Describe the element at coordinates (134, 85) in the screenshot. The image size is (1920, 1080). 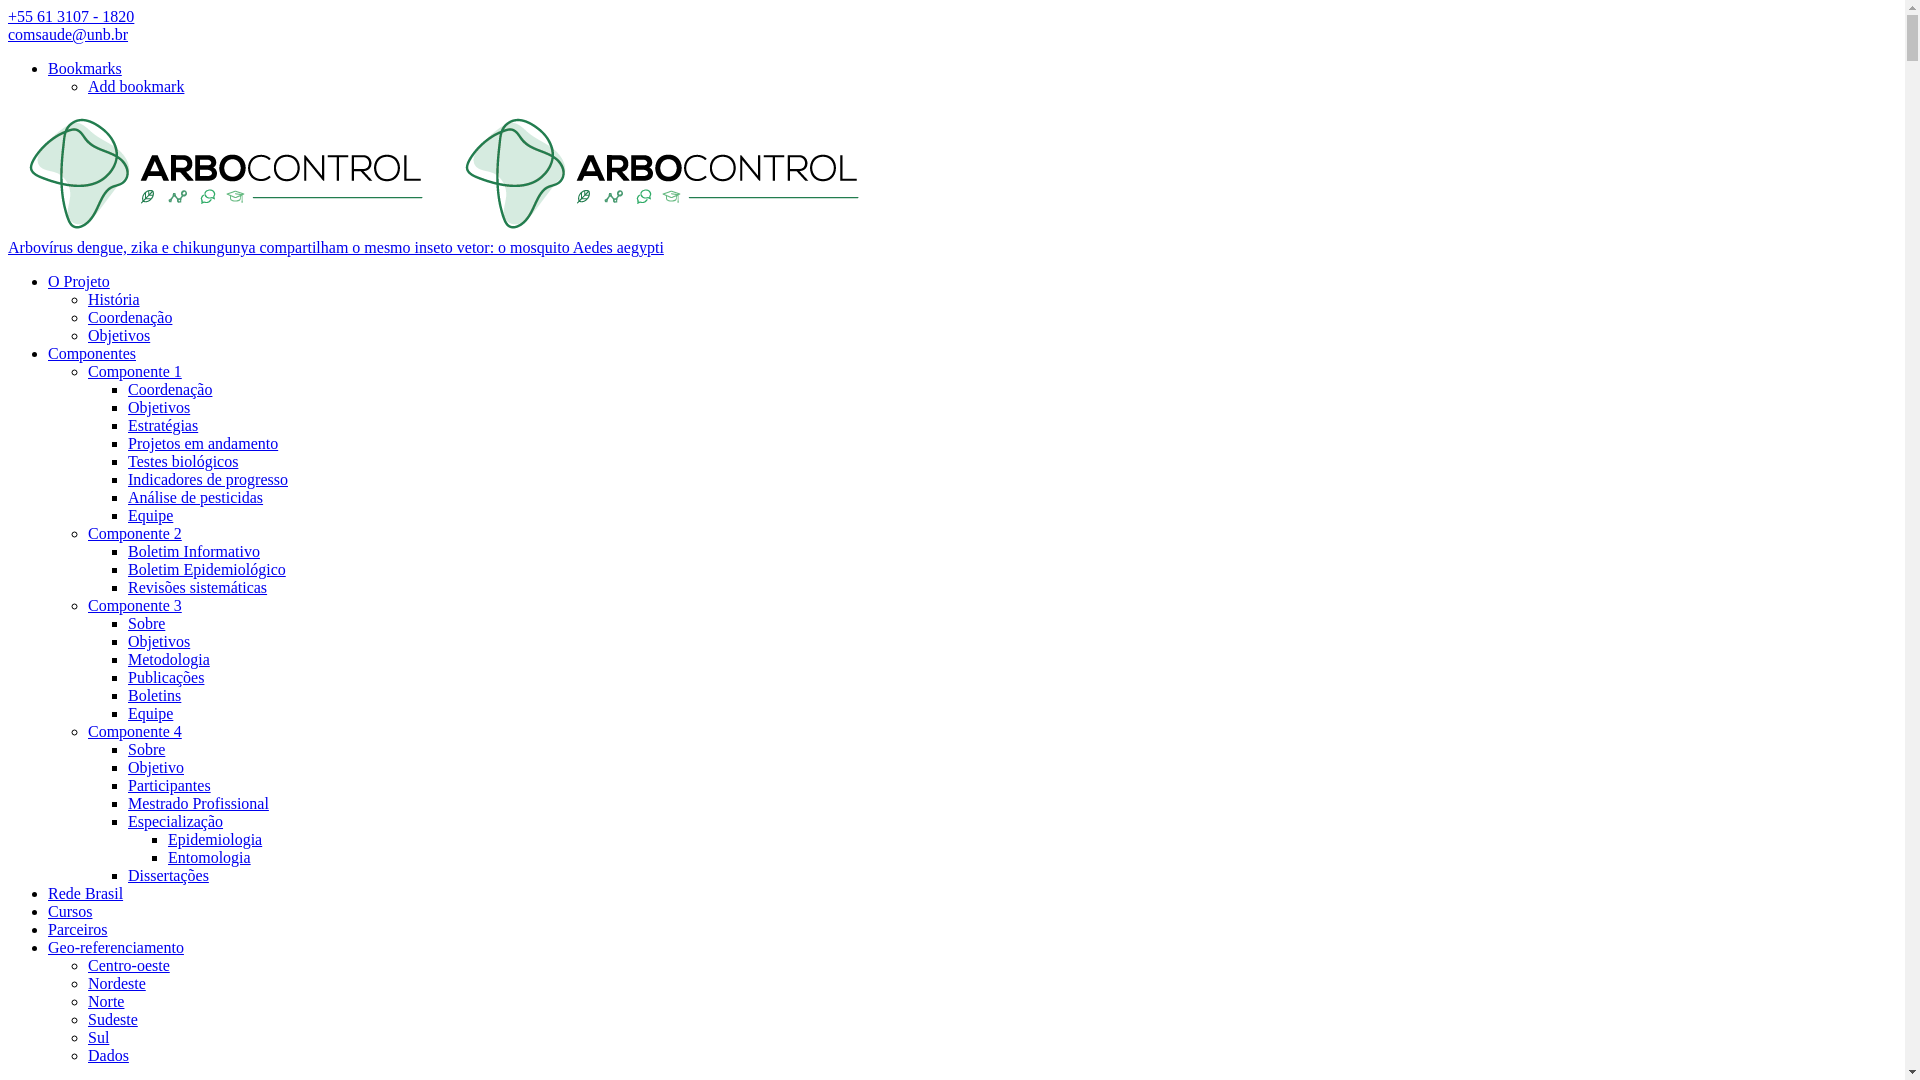
I see `'Add bookmark'` at that location.